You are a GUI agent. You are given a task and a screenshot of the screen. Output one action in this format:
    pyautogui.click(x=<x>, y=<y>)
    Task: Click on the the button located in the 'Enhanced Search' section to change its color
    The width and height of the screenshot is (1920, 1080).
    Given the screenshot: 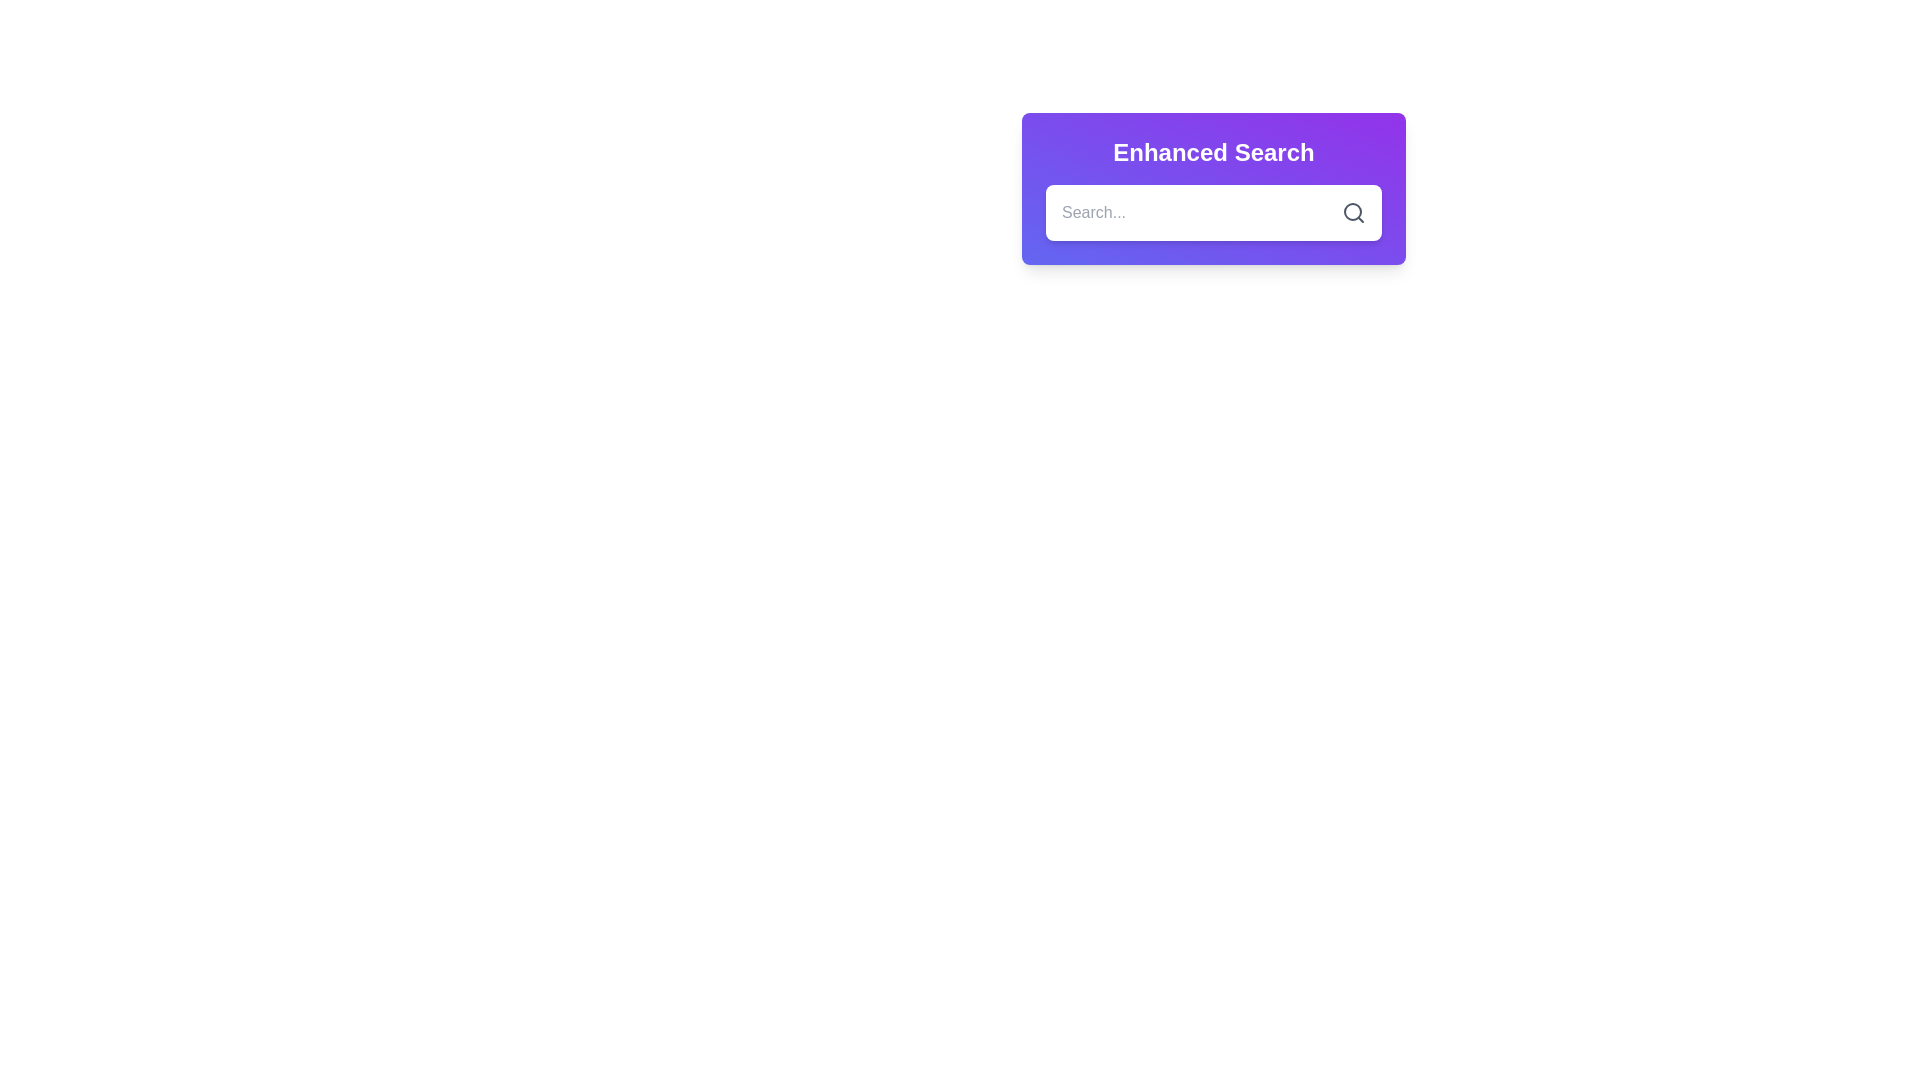 What is the action you would take?
    pyautogui.click(x=1353, y=212)
    